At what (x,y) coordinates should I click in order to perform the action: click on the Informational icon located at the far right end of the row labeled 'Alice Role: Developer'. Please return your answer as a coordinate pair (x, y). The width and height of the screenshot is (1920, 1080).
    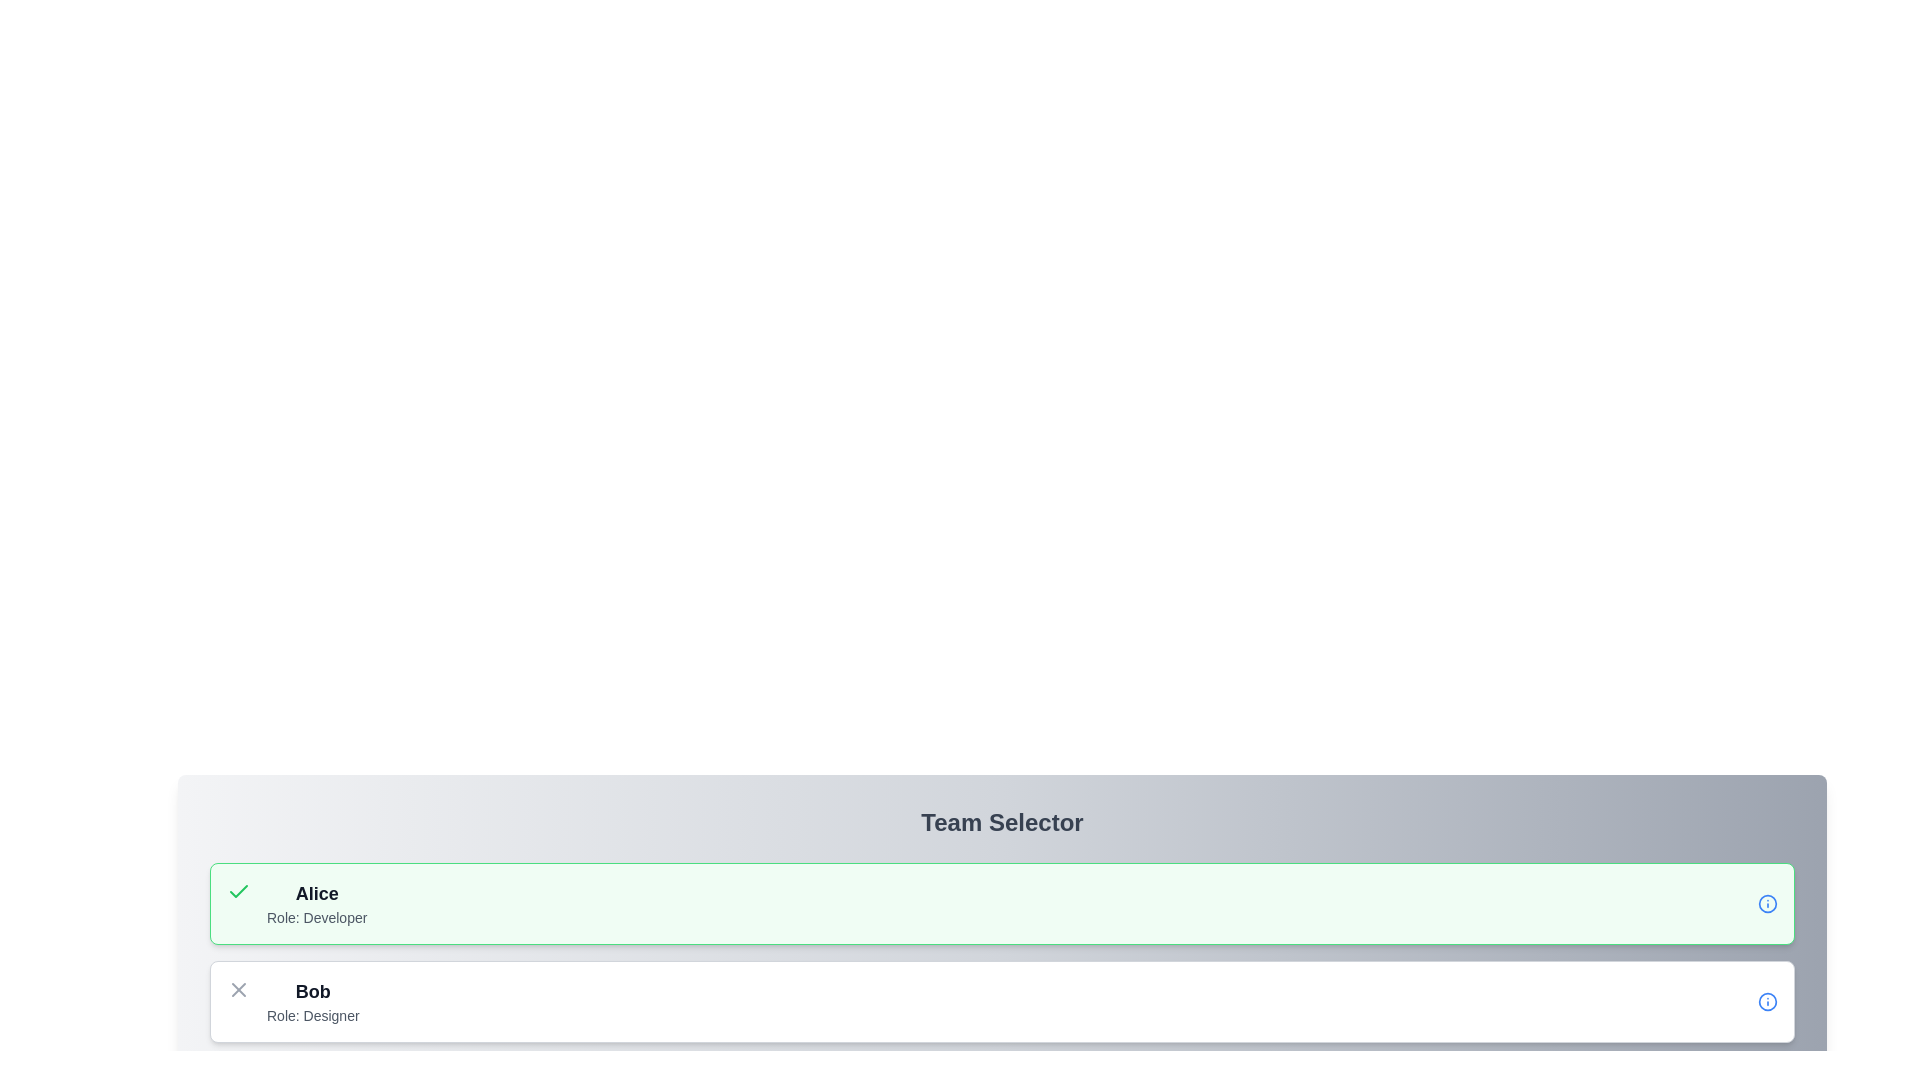
    Looking at the image, I should click on (1767, 903).